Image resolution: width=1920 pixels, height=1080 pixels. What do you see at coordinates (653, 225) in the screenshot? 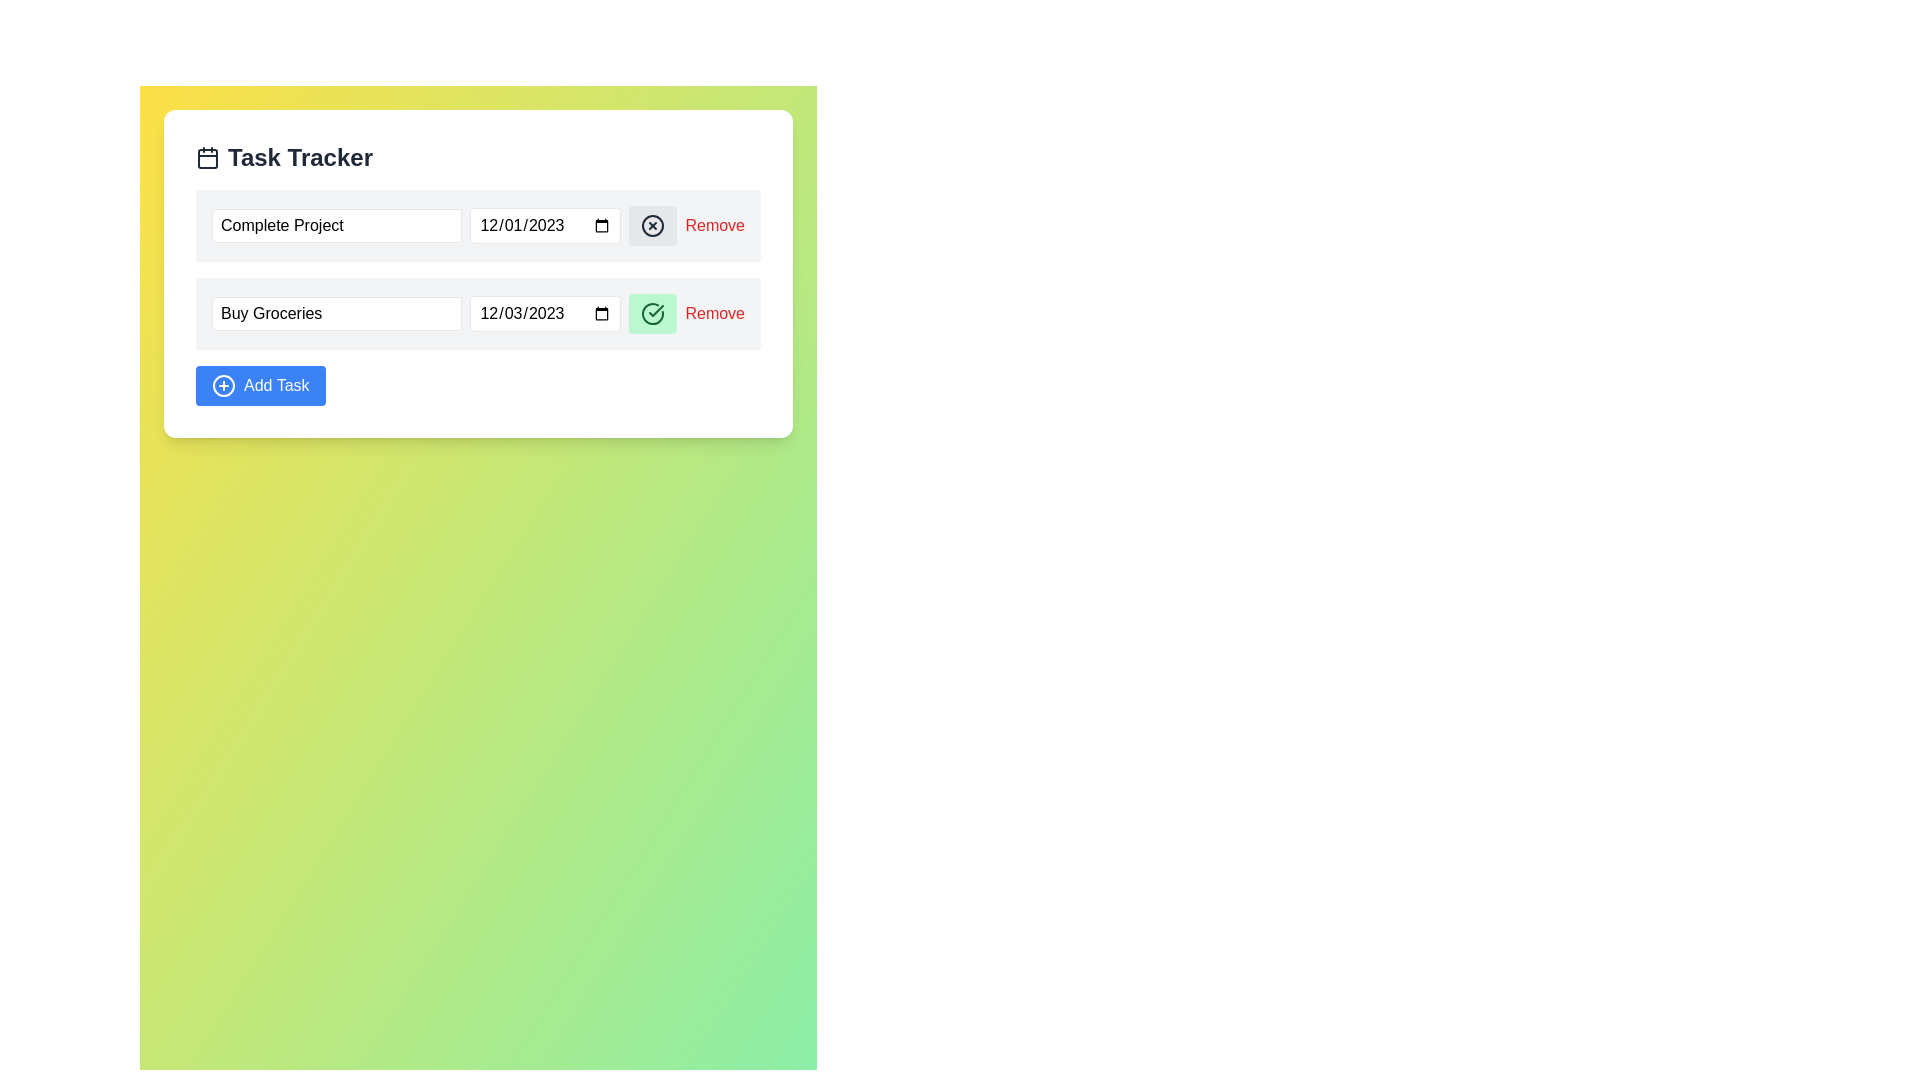
I see `the circular 'X' icon within the graphical 'Remove' button located to the right of the task labeled 'Complete Project'` at bounding box center [653, 225].